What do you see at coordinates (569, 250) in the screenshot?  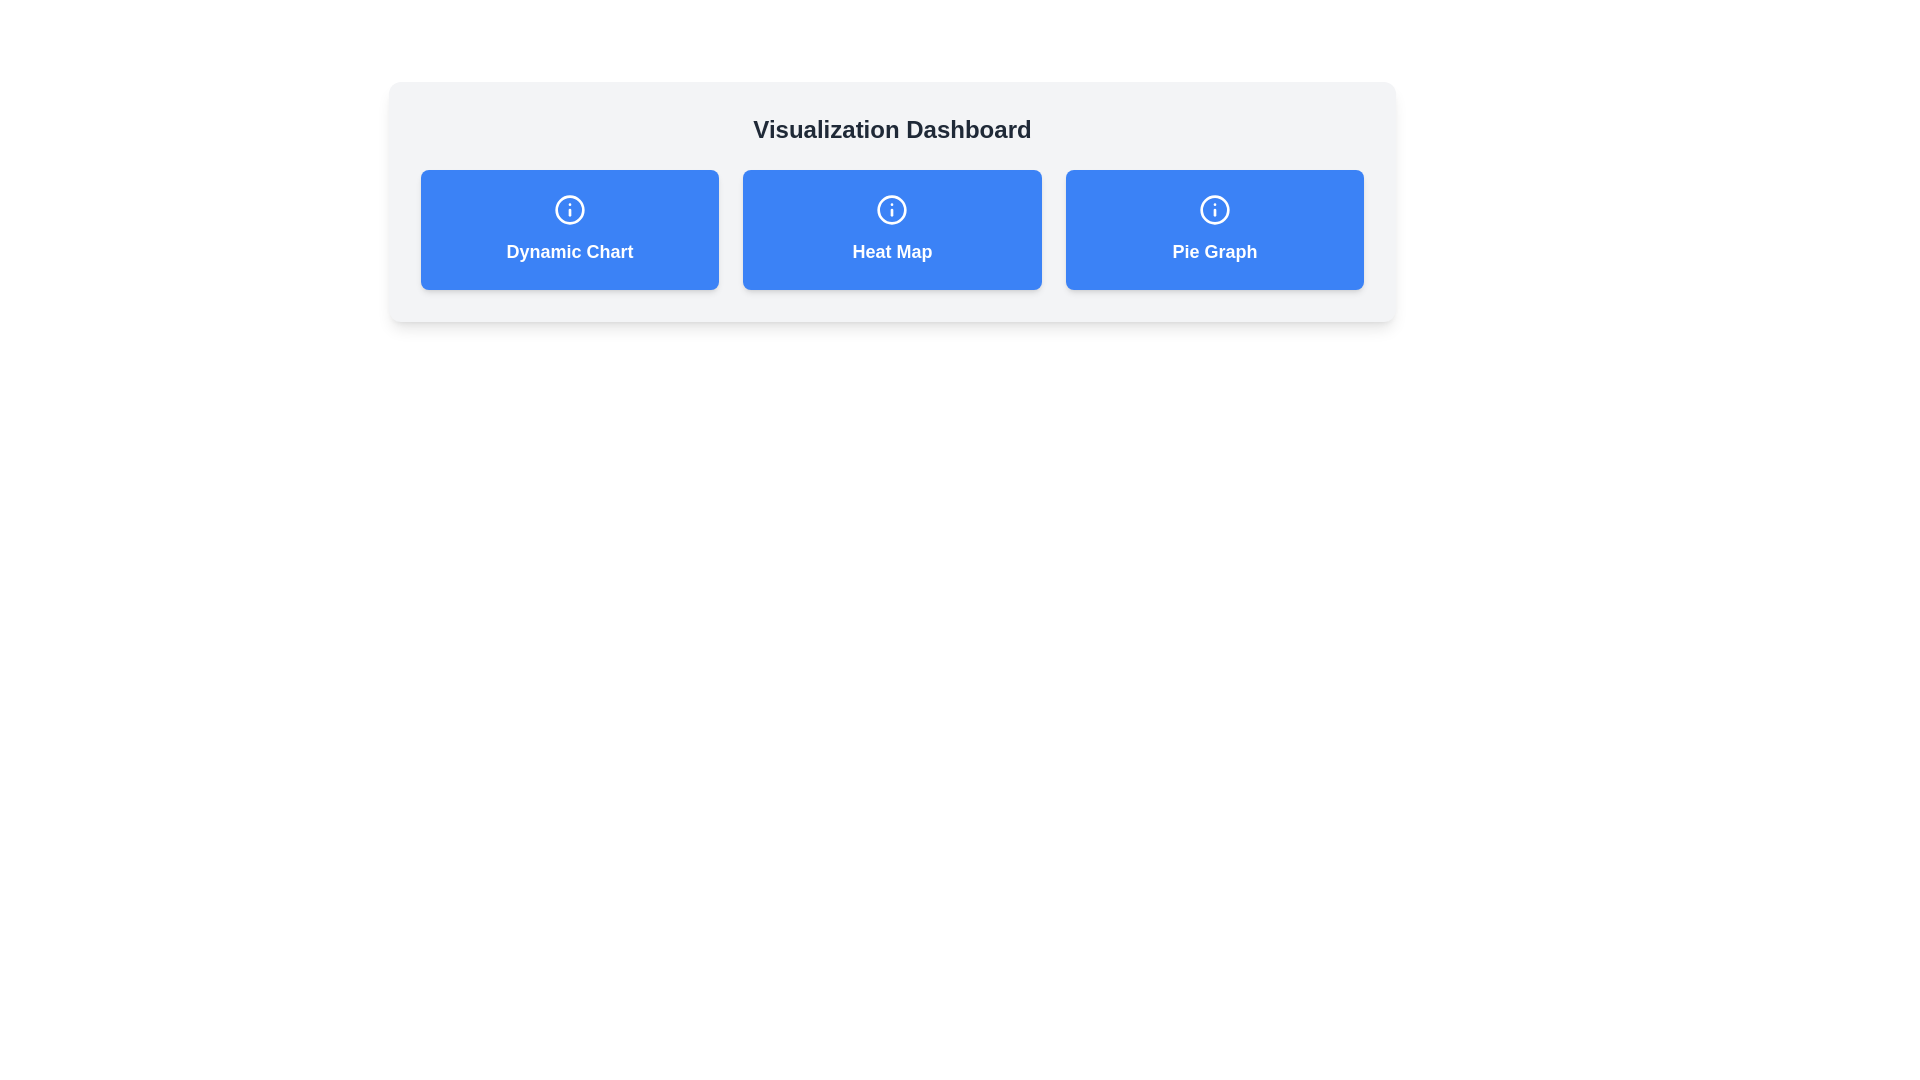 I see `the text label displaying 'Dynamic Chart' which is styled in bold typography and centrally aligned within the blue rectangular button` at bounding box center [569, 250].